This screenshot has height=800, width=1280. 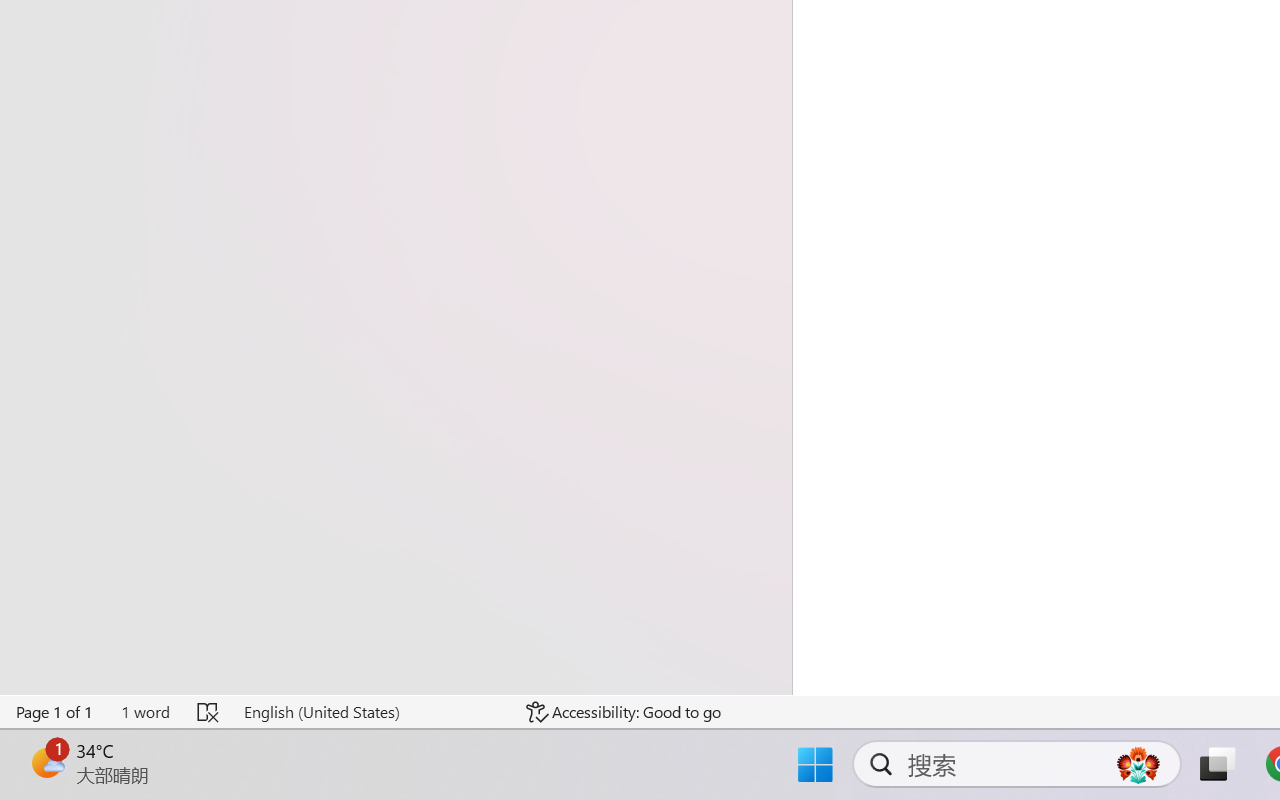 I want to click on 'Spelling and Grammar Check Errors', so click(x=209, y=711).